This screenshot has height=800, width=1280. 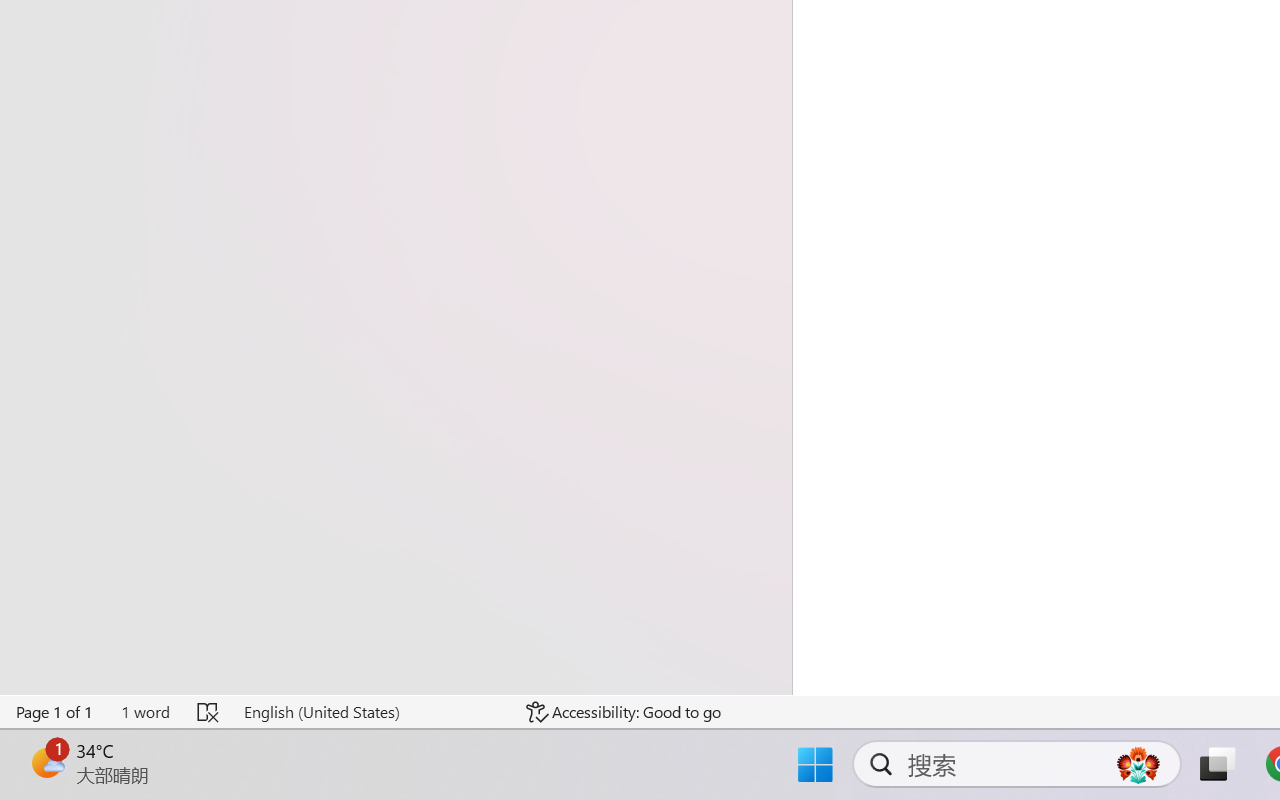 I want to click on 'Spelling and Grammar Check Errors', so click(x=209, y=711).